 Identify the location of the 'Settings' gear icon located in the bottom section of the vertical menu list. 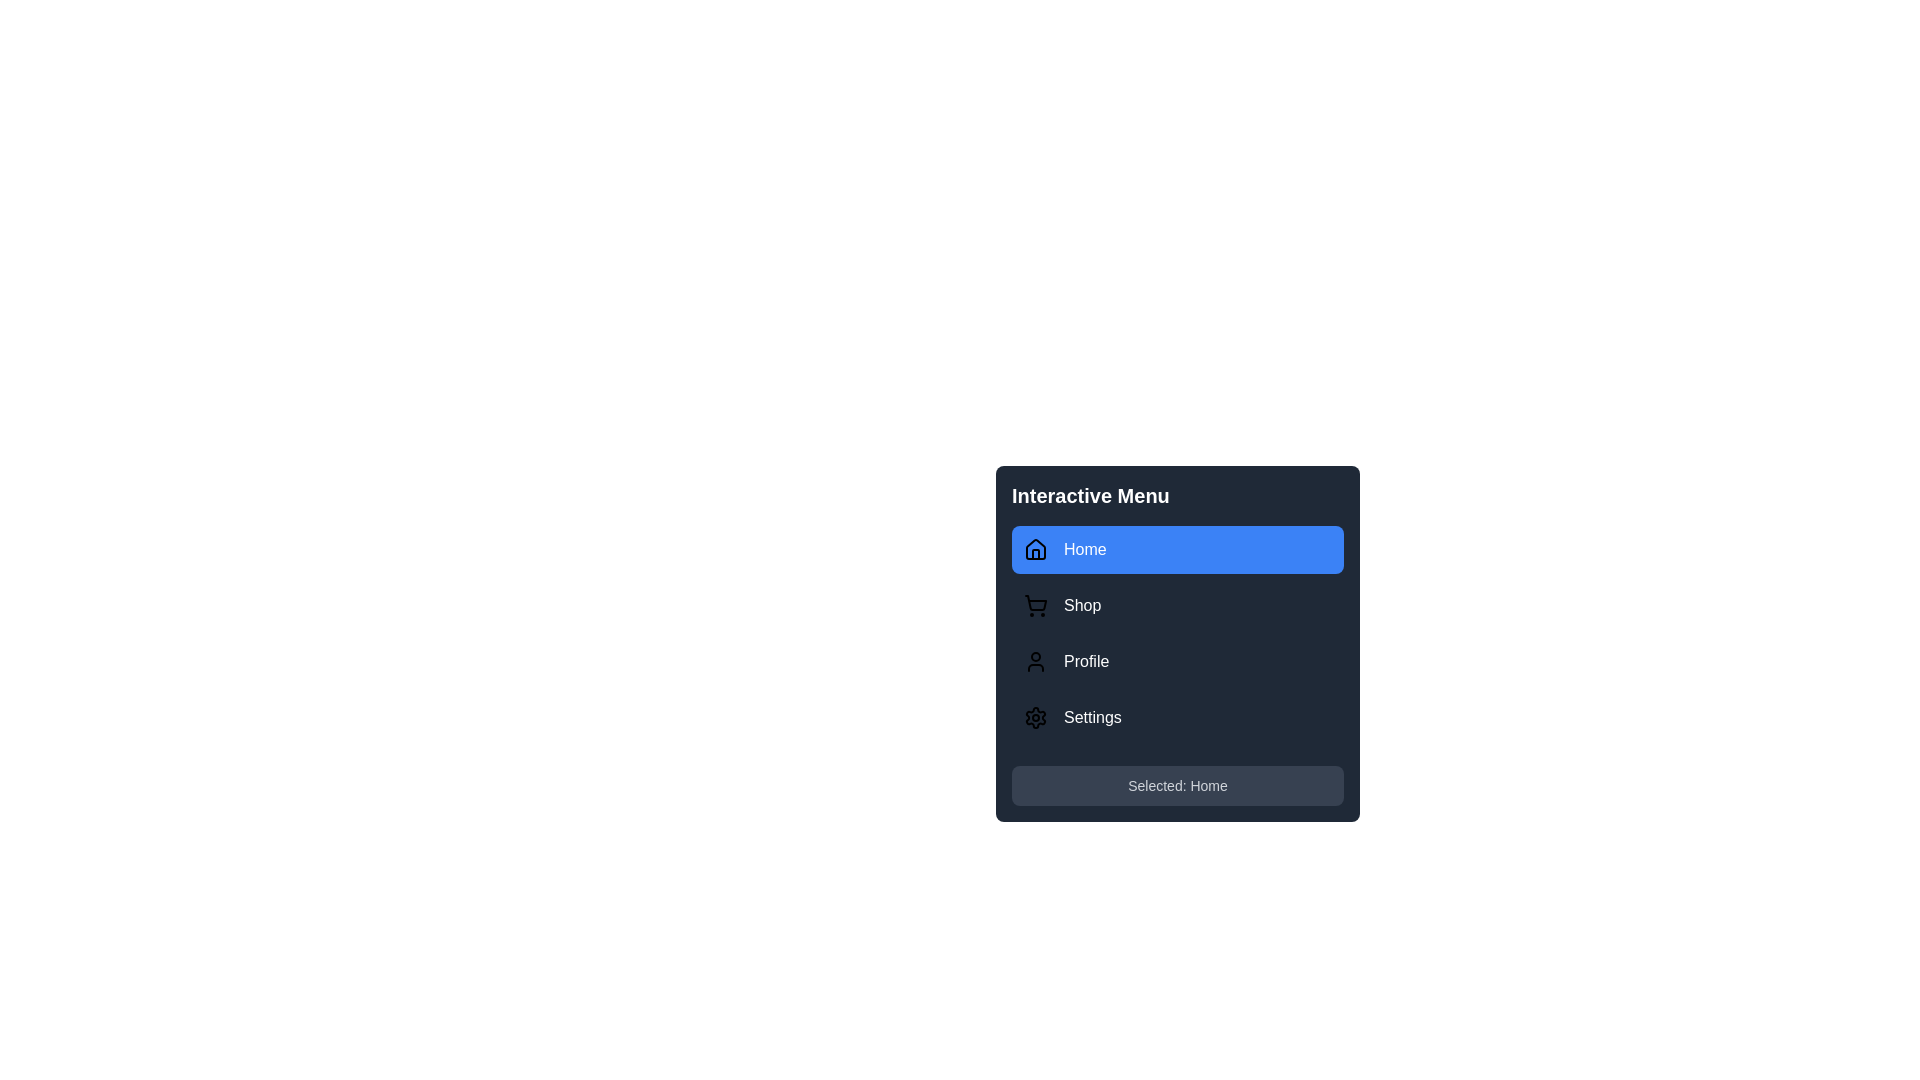
(1036, 716).